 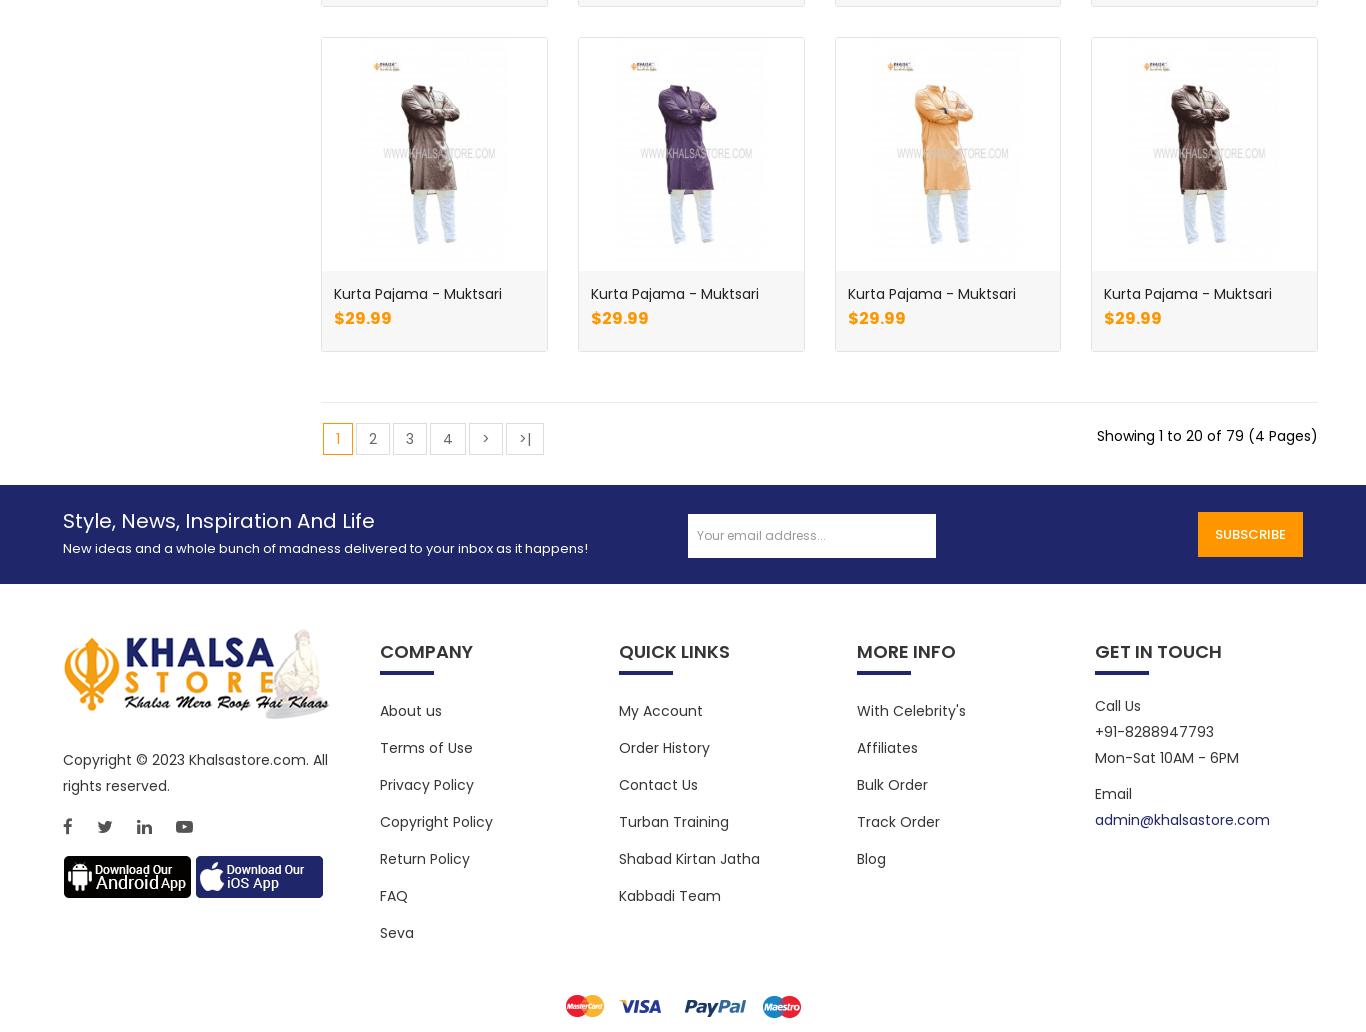 I want to click on 'Terms of Use', so click(x=425, y=746).